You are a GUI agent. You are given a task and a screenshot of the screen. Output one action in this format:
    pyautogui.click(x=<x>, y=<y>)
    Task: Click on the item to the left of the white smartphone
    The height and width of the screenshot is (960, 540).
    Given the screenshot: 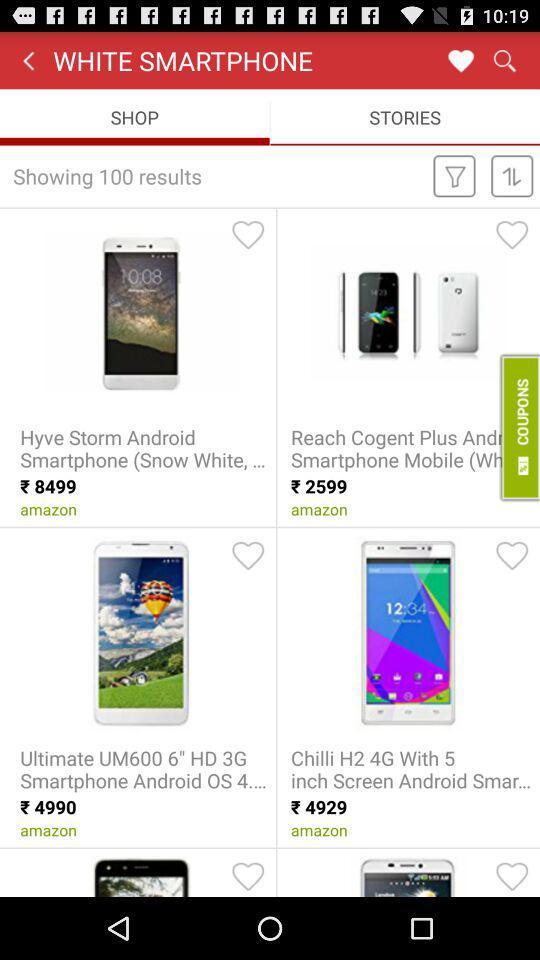 What is the action you would take?
    pyautogui.click(x=27, y=59)
    